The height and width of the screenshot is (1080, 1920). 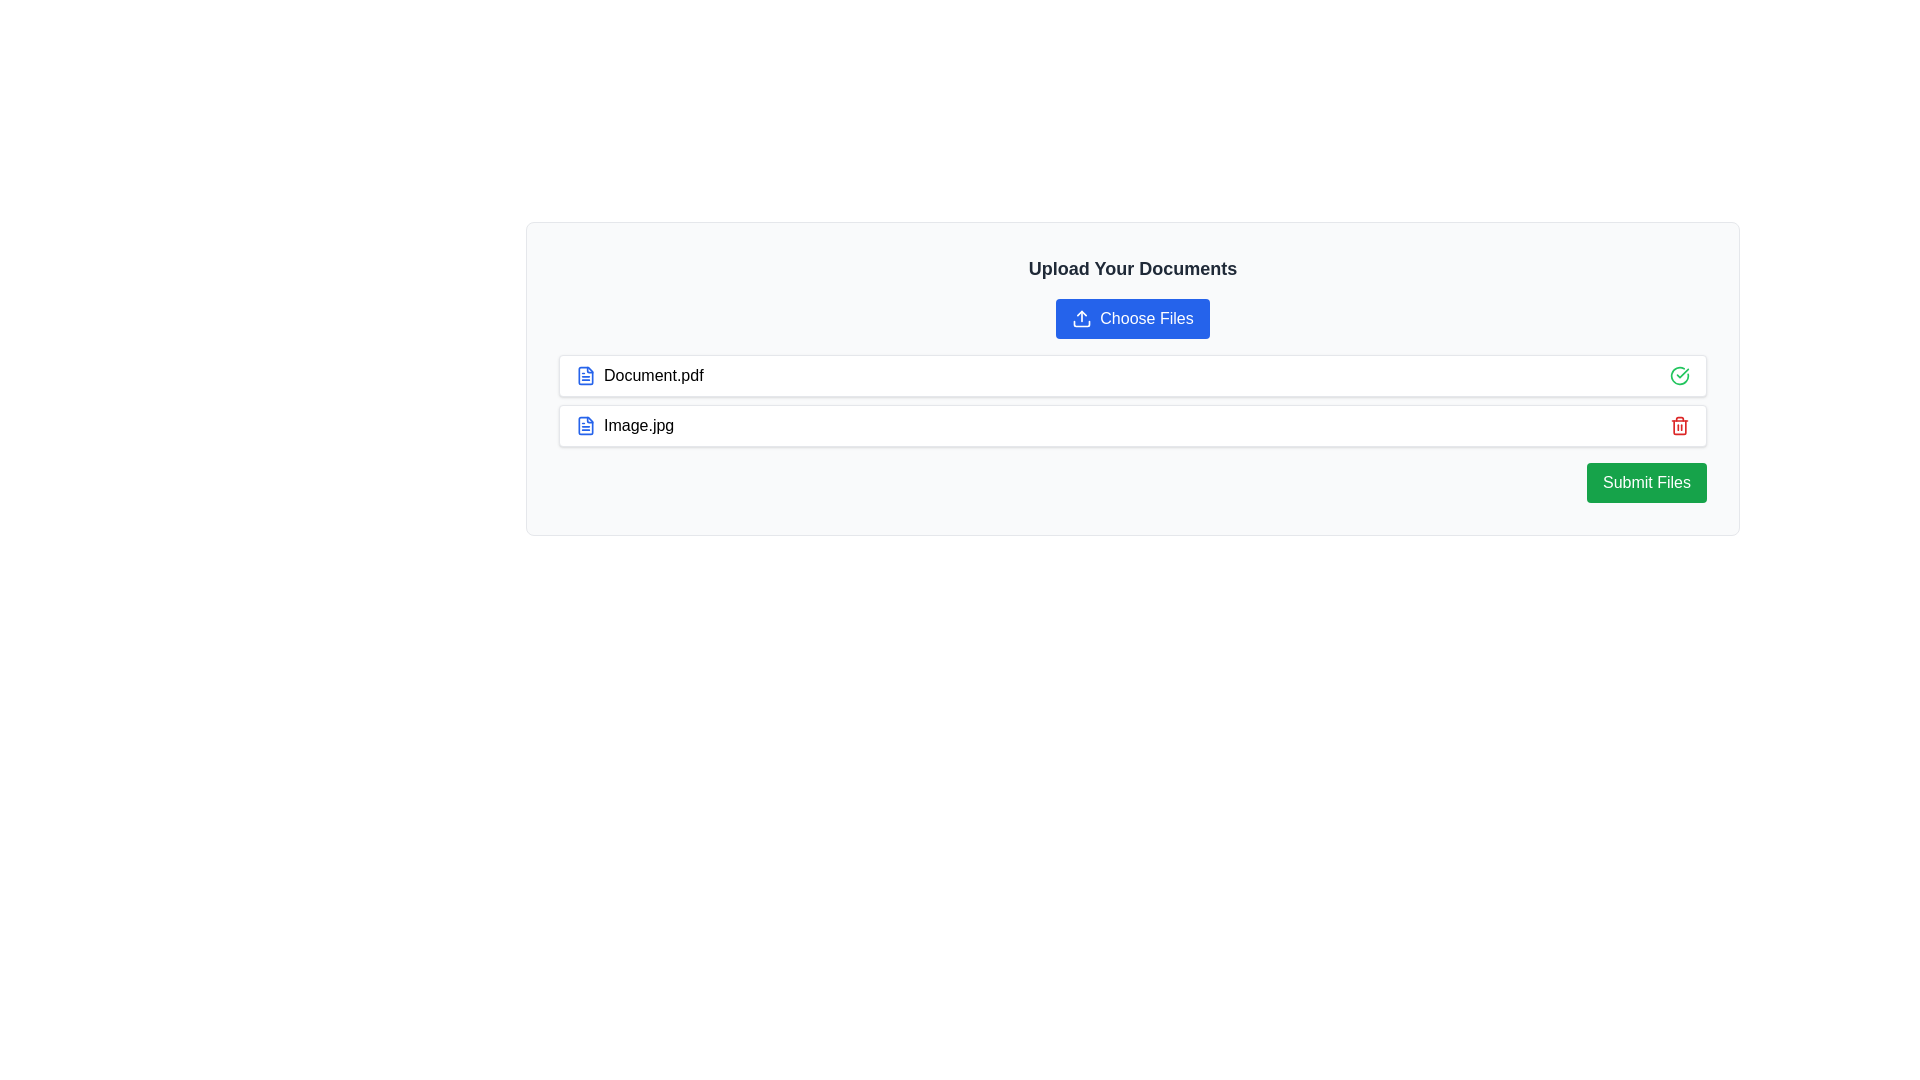 I want to click on the selectable file list item, which is the first item in the list and displays the file name with an accompanying icon, so click(x=638, y=375).